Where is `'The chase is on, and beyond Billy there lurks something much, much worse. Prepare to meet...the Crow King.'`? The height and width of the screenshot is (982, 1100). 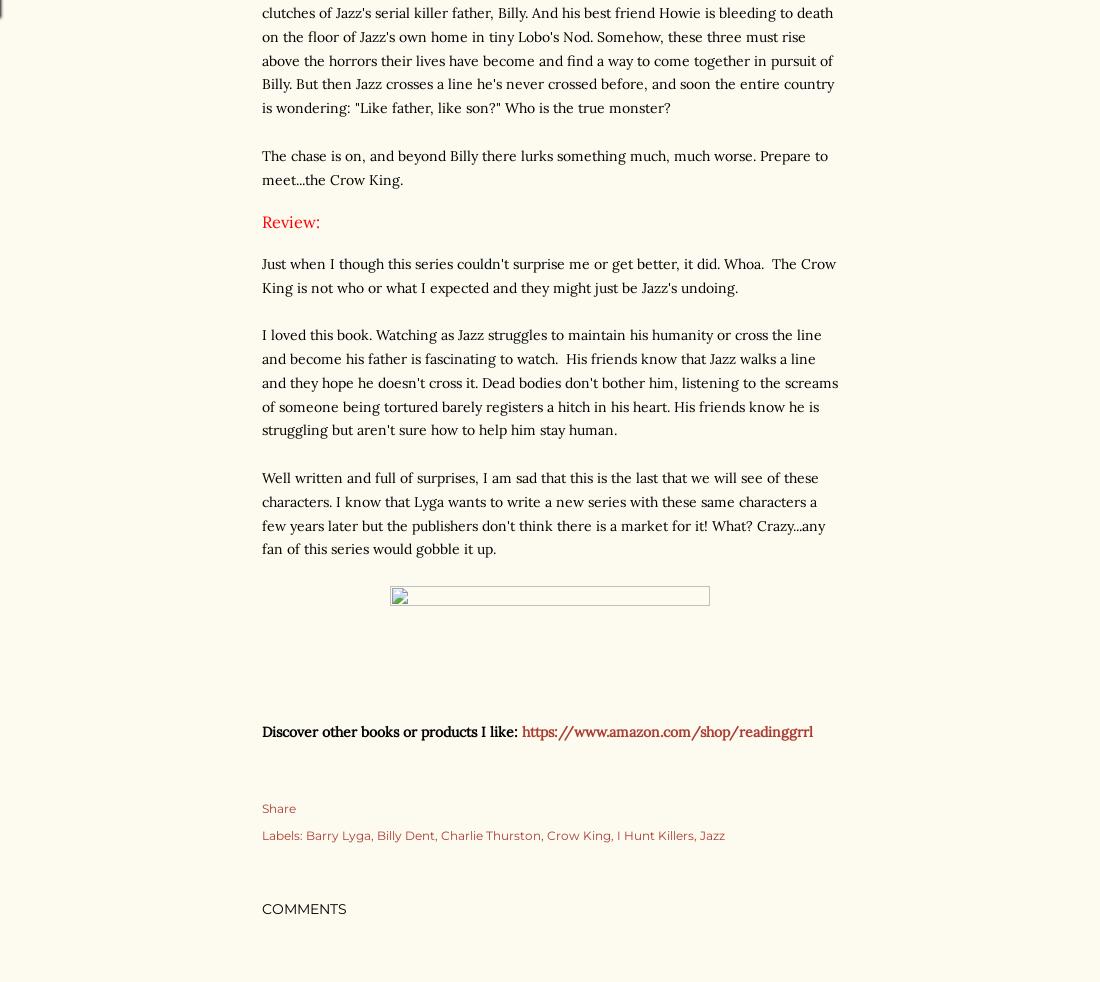
'The chase is on, and beyond Billy there lurks something much, much worse. Prepare to meet...the Crow King.' is located at coordinates (545, 166).